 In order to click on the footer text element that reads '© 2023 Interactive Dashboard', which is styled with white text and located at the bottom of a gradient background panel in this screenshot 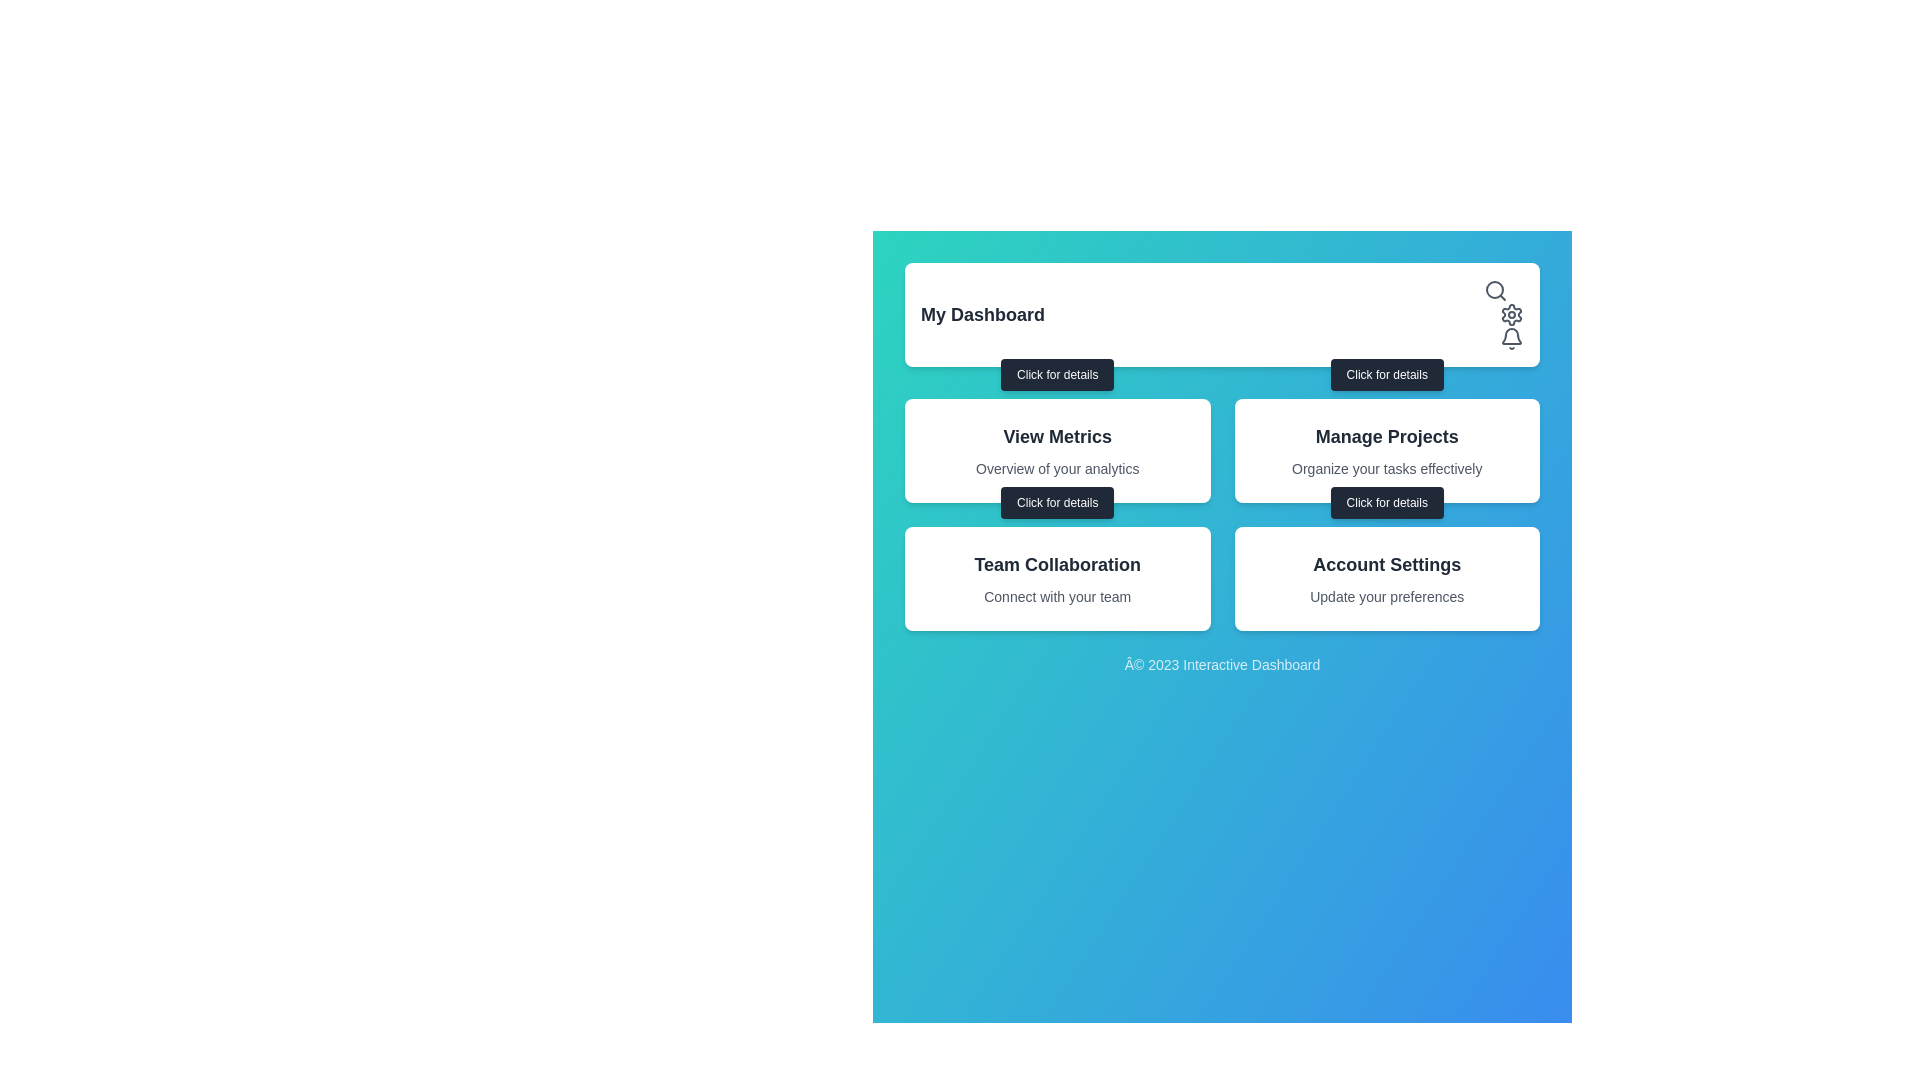, I will do `click(1221, 664)`.